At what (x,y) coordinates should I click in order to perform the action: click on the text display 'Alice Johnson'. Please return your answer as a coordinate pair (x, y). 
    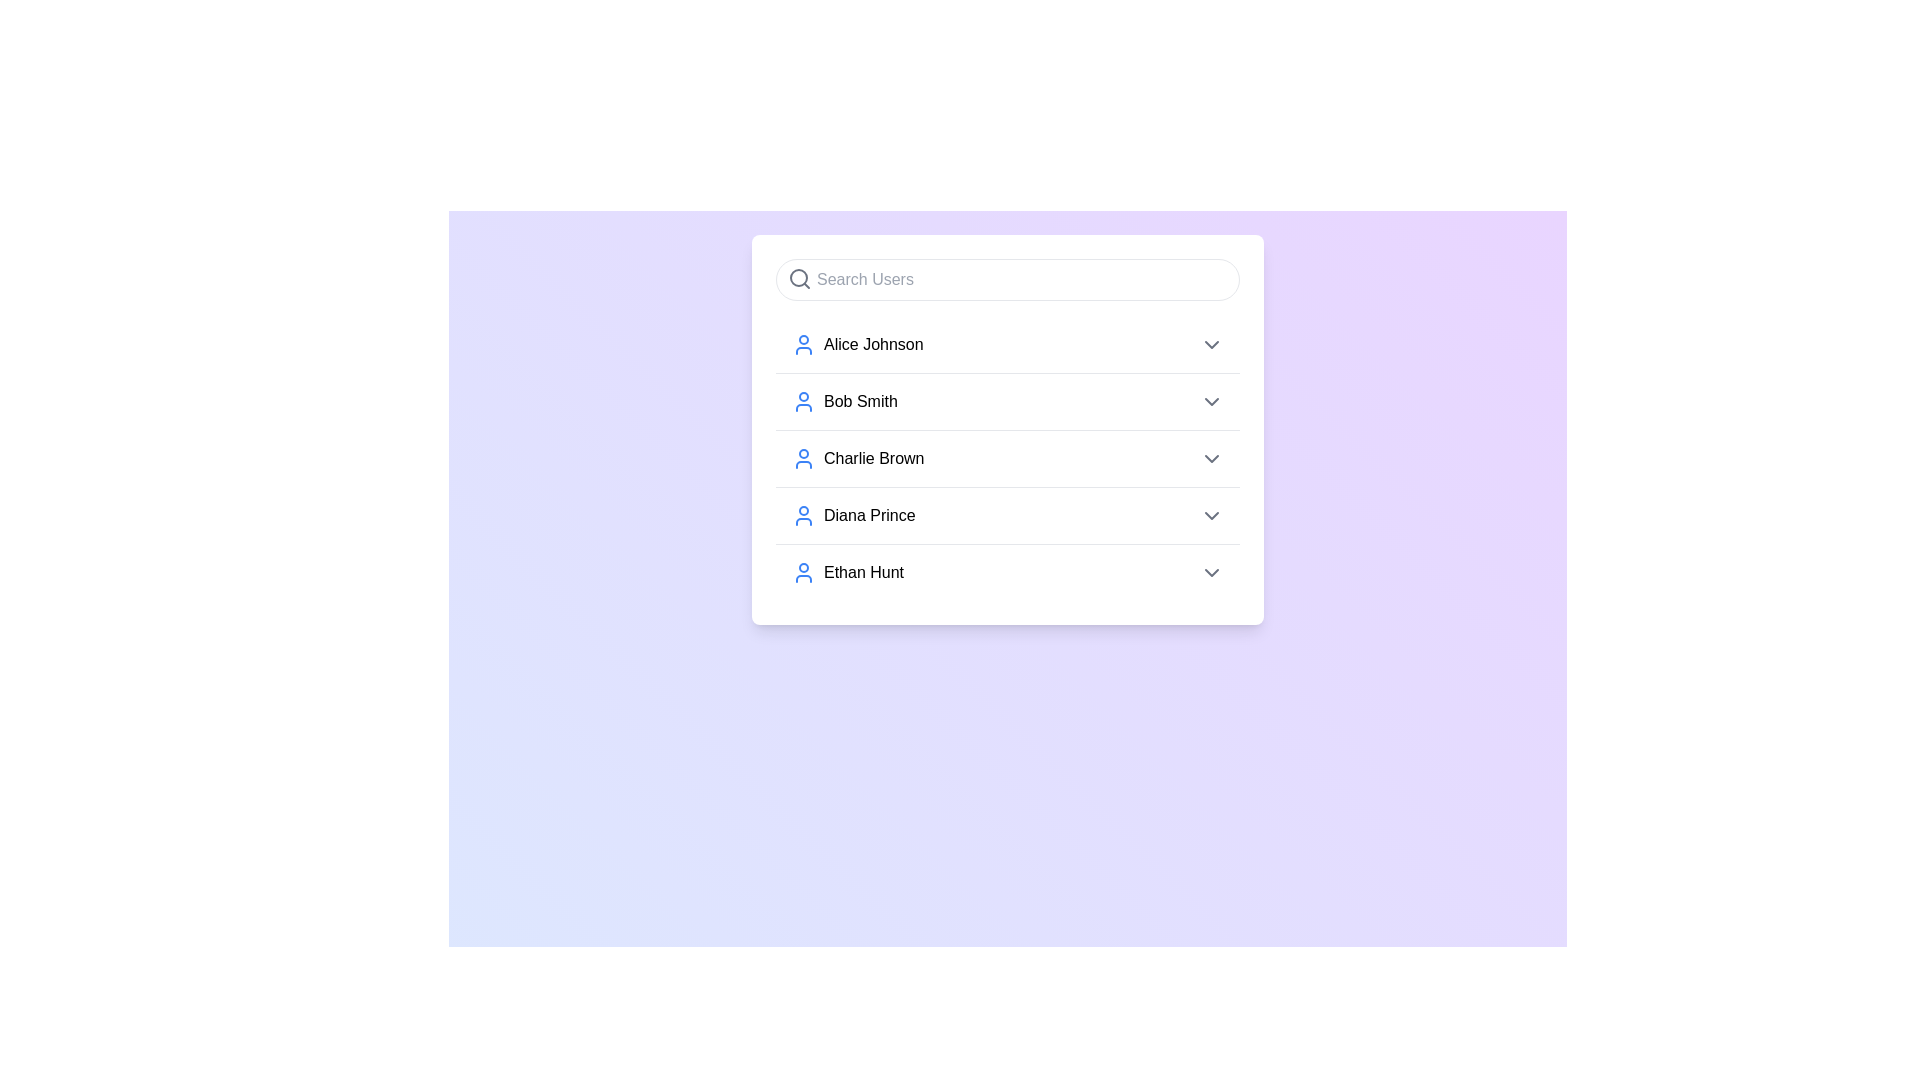
    Looking at the image, I should click on (873, 343).